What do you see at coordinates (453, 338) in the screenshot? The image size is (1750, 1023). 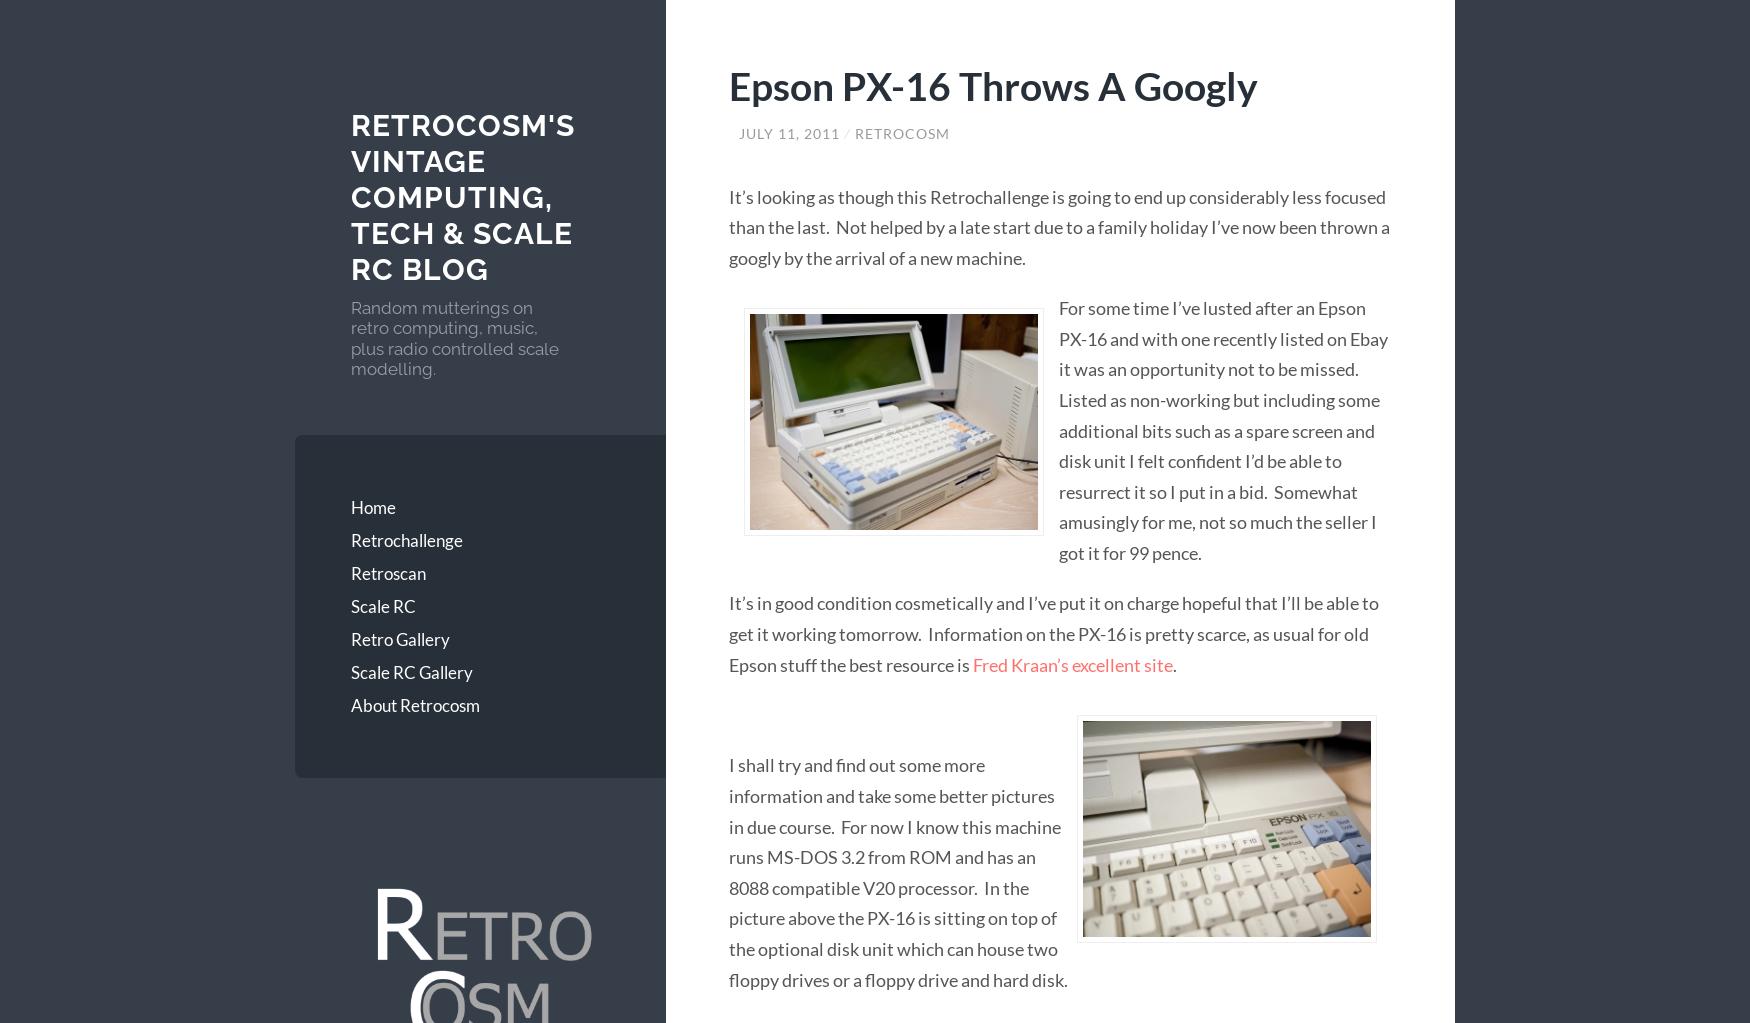 I see `'Random mutterings on retro computing, music, plus radio controlled scale modelling.'` at bounding box center [453, 338].